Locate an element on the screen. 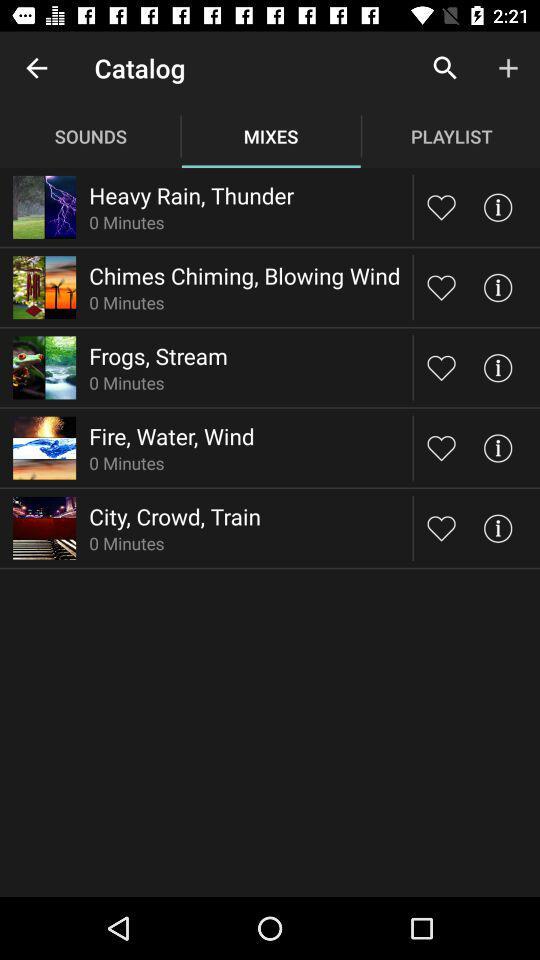 The height and width of the screenshot is (960, 540). click information is located at coordinates (496, 286).